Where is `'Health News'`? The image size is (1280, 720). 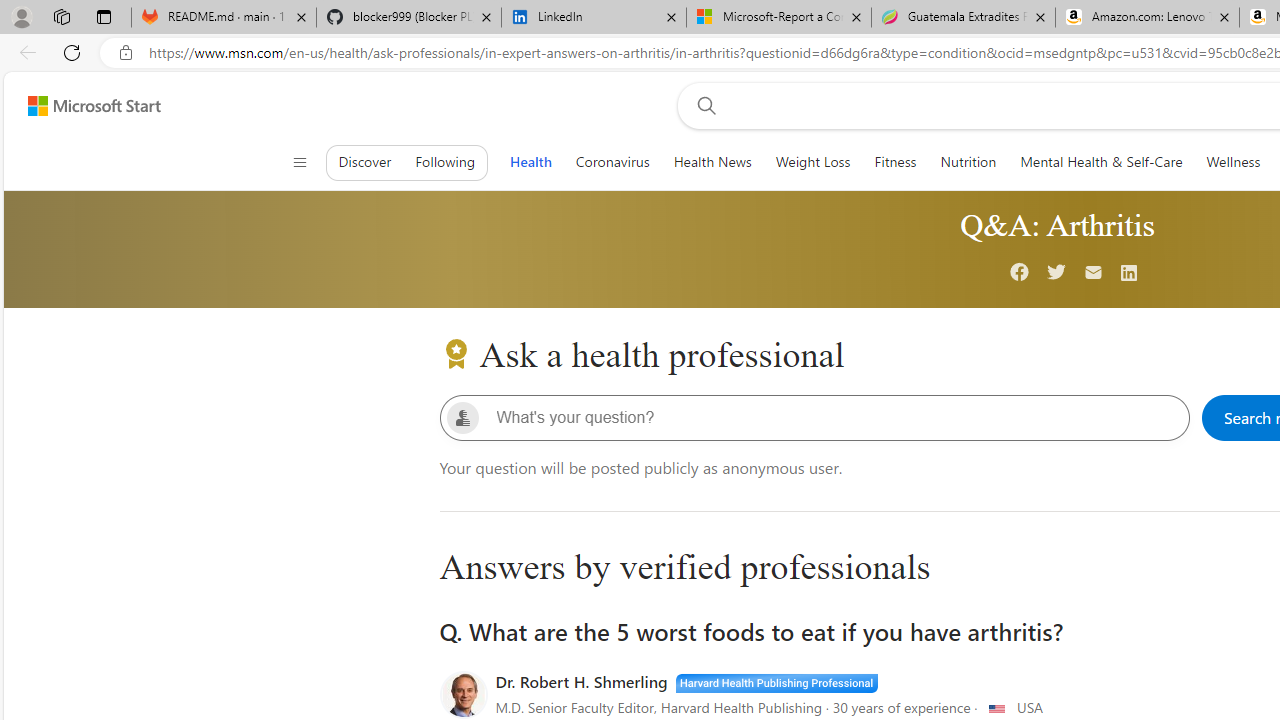 'Health News' is located at coordinates (712, 161).